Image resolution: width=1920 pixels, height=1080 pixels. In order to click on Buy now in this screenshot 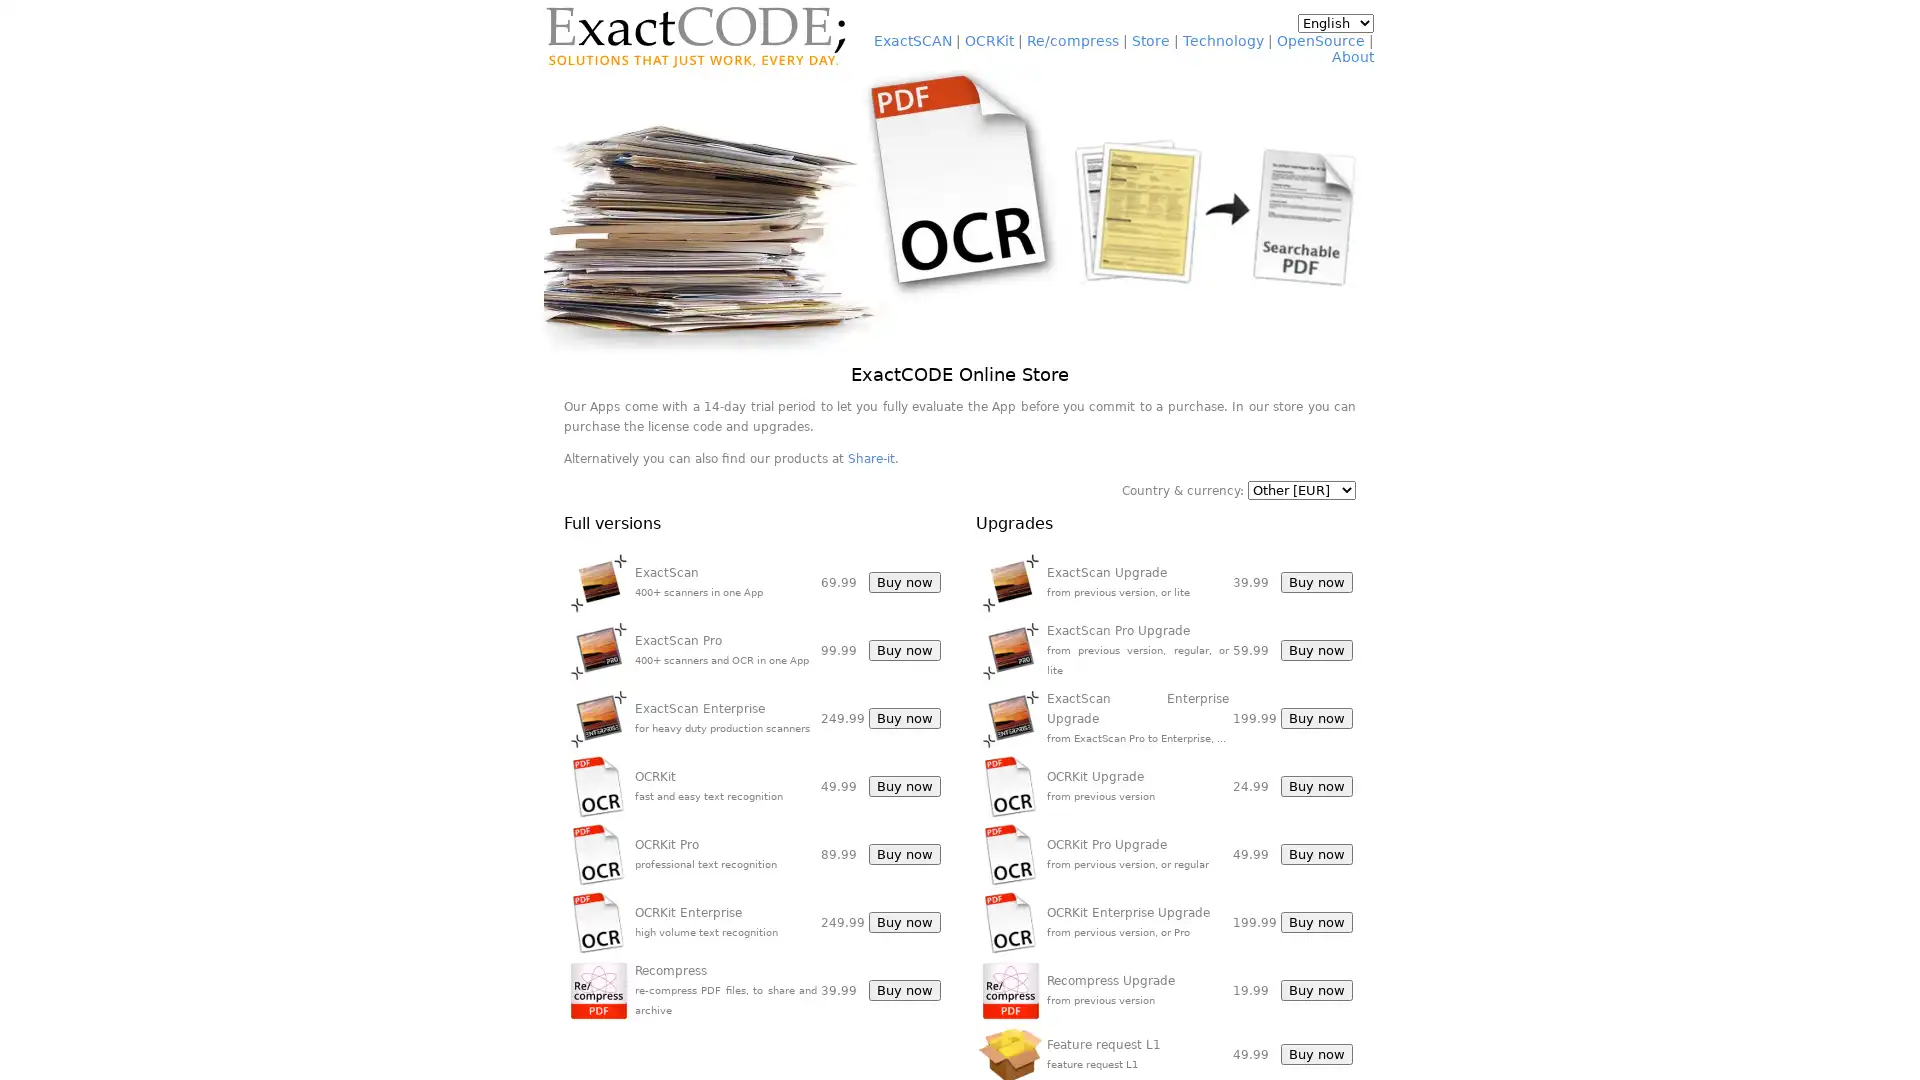, I will do `click(904, 650)`.